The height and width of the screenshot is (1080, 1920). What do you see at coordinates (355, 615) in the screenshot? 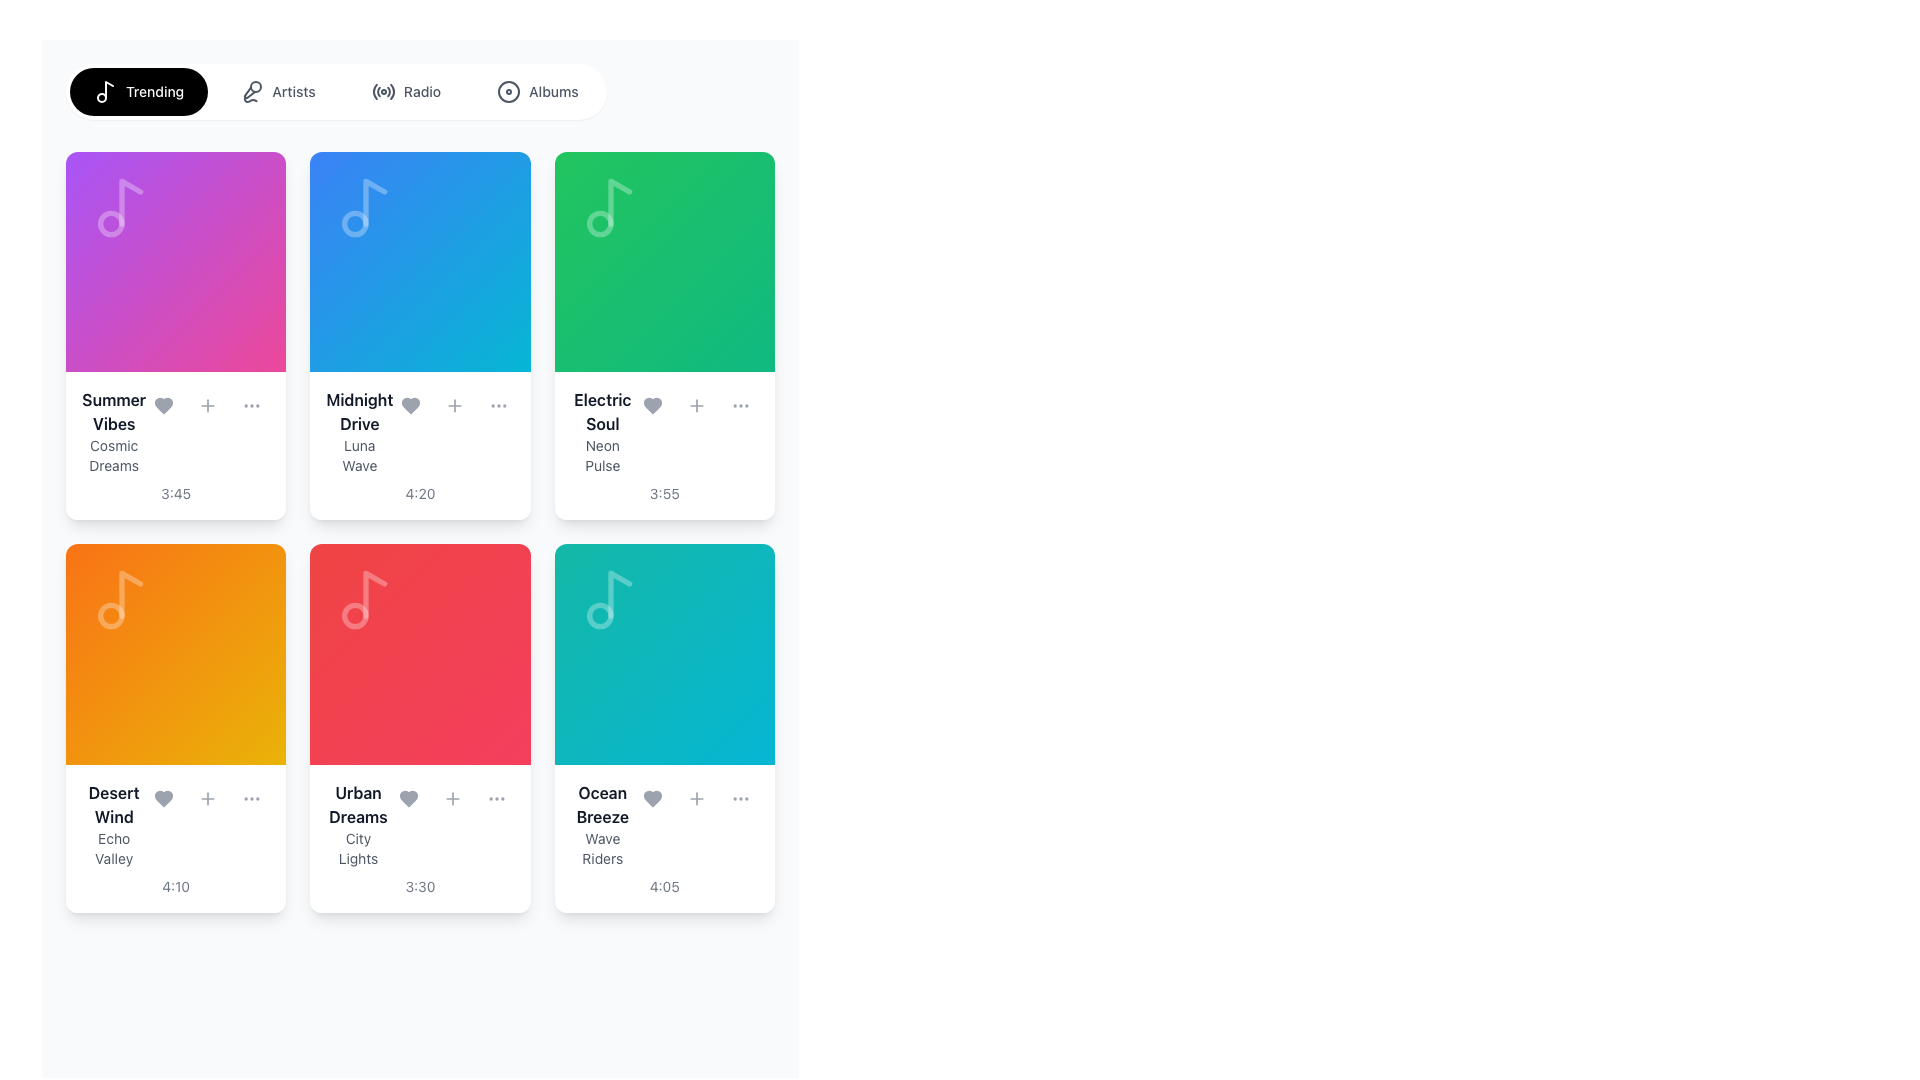
I see `the small circular shape (dot) located centrally within the music note icon in the 'Urban Dreams' tile, which is in the second column of the second row` at bounding box center [355, 615].